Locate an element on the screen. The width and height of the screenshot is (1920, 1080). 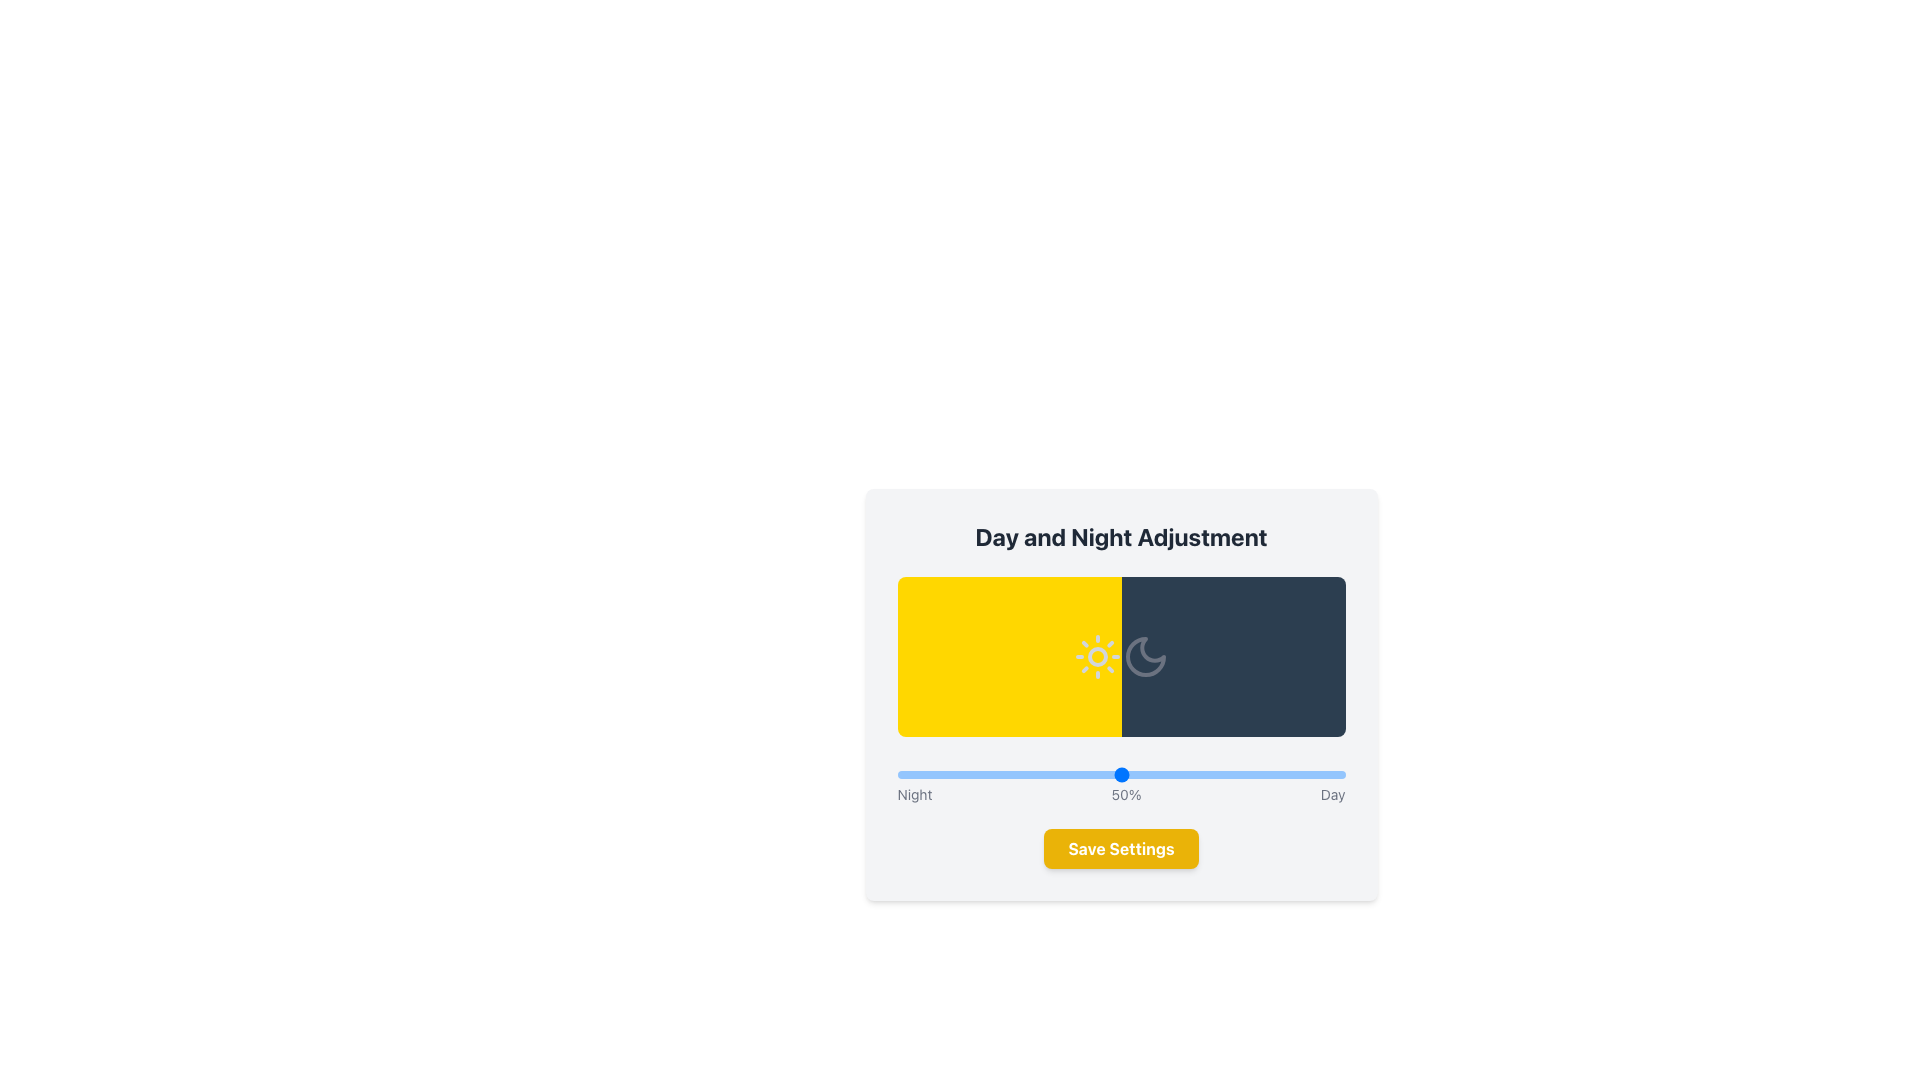
the Decorative Panel with a gradient background split into yellow and dark blue halves, located within the 'Day and Night Adjustment' section, featuring a sun icon on the yellow side and a crescent moon on the blue side is located at coordinates (1121, 693).